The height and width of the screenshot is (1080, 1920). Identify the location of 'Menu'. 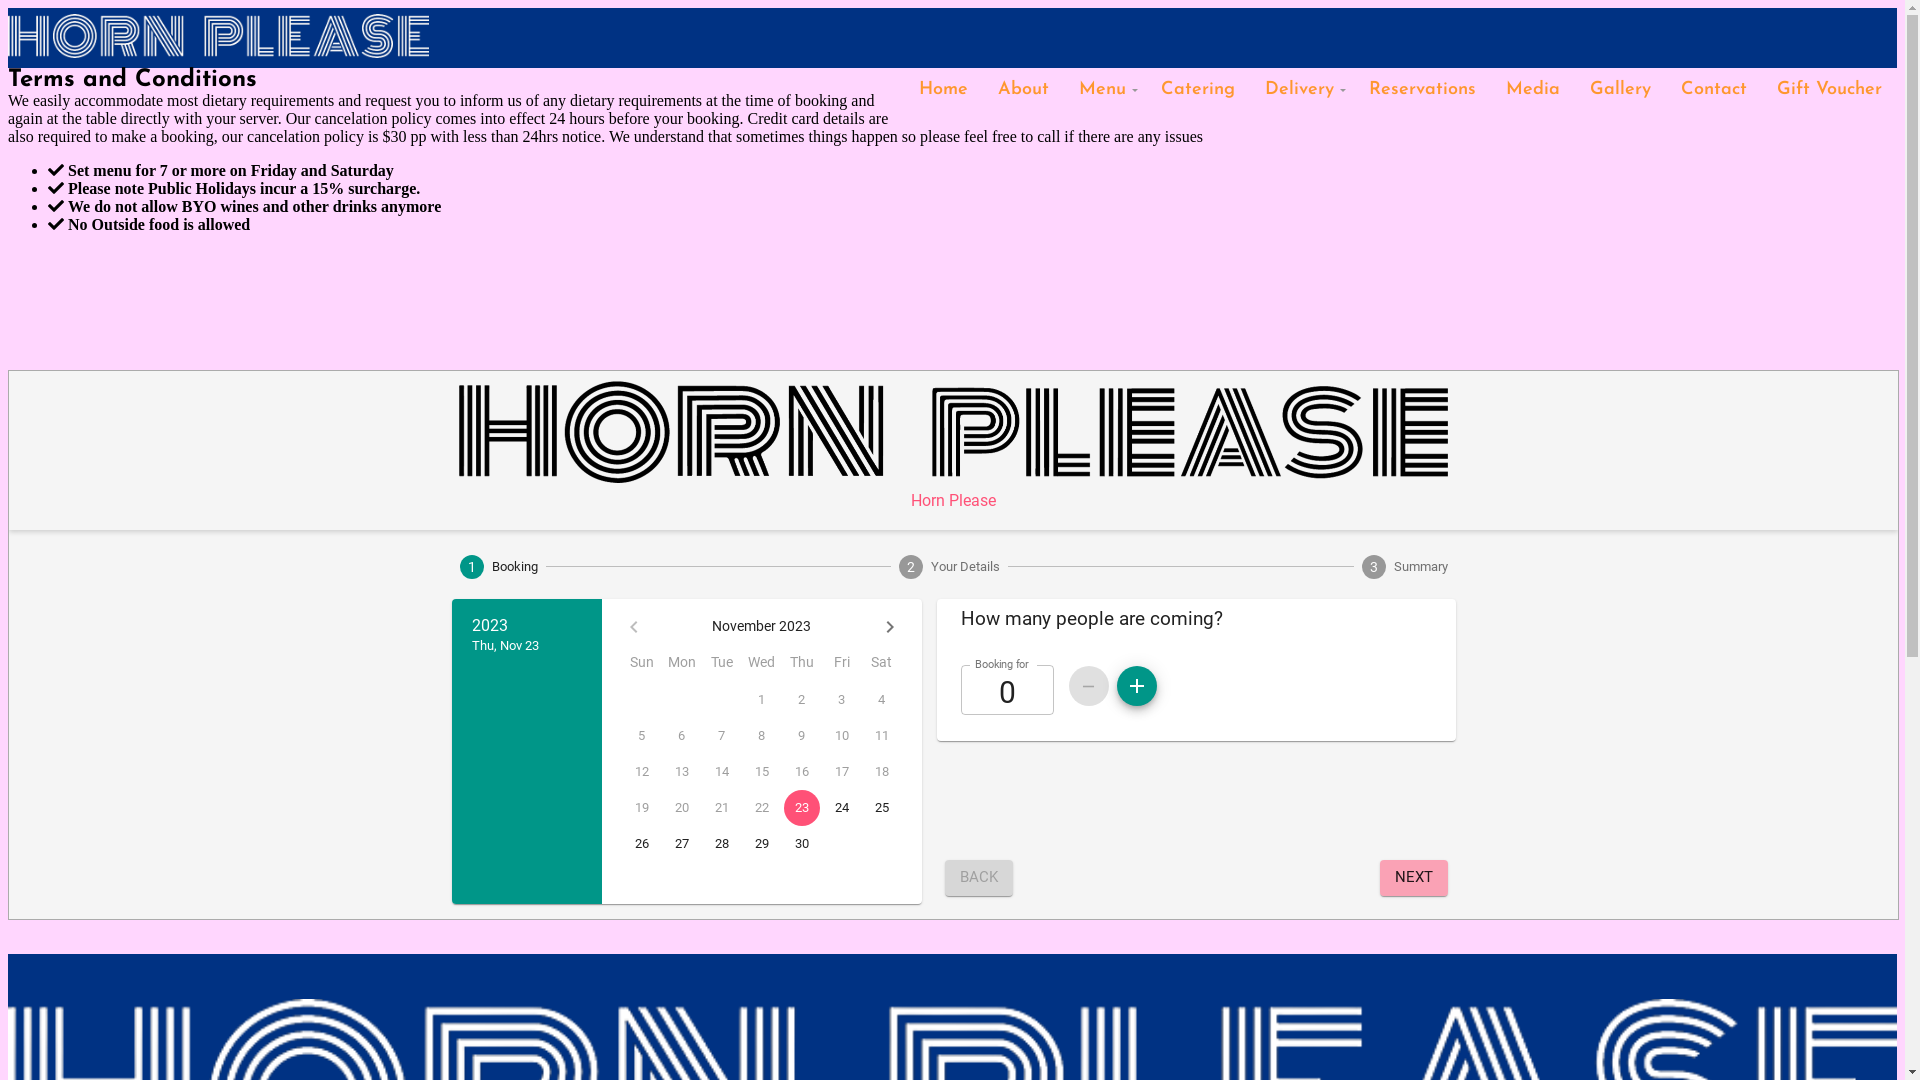
(1103, 88).